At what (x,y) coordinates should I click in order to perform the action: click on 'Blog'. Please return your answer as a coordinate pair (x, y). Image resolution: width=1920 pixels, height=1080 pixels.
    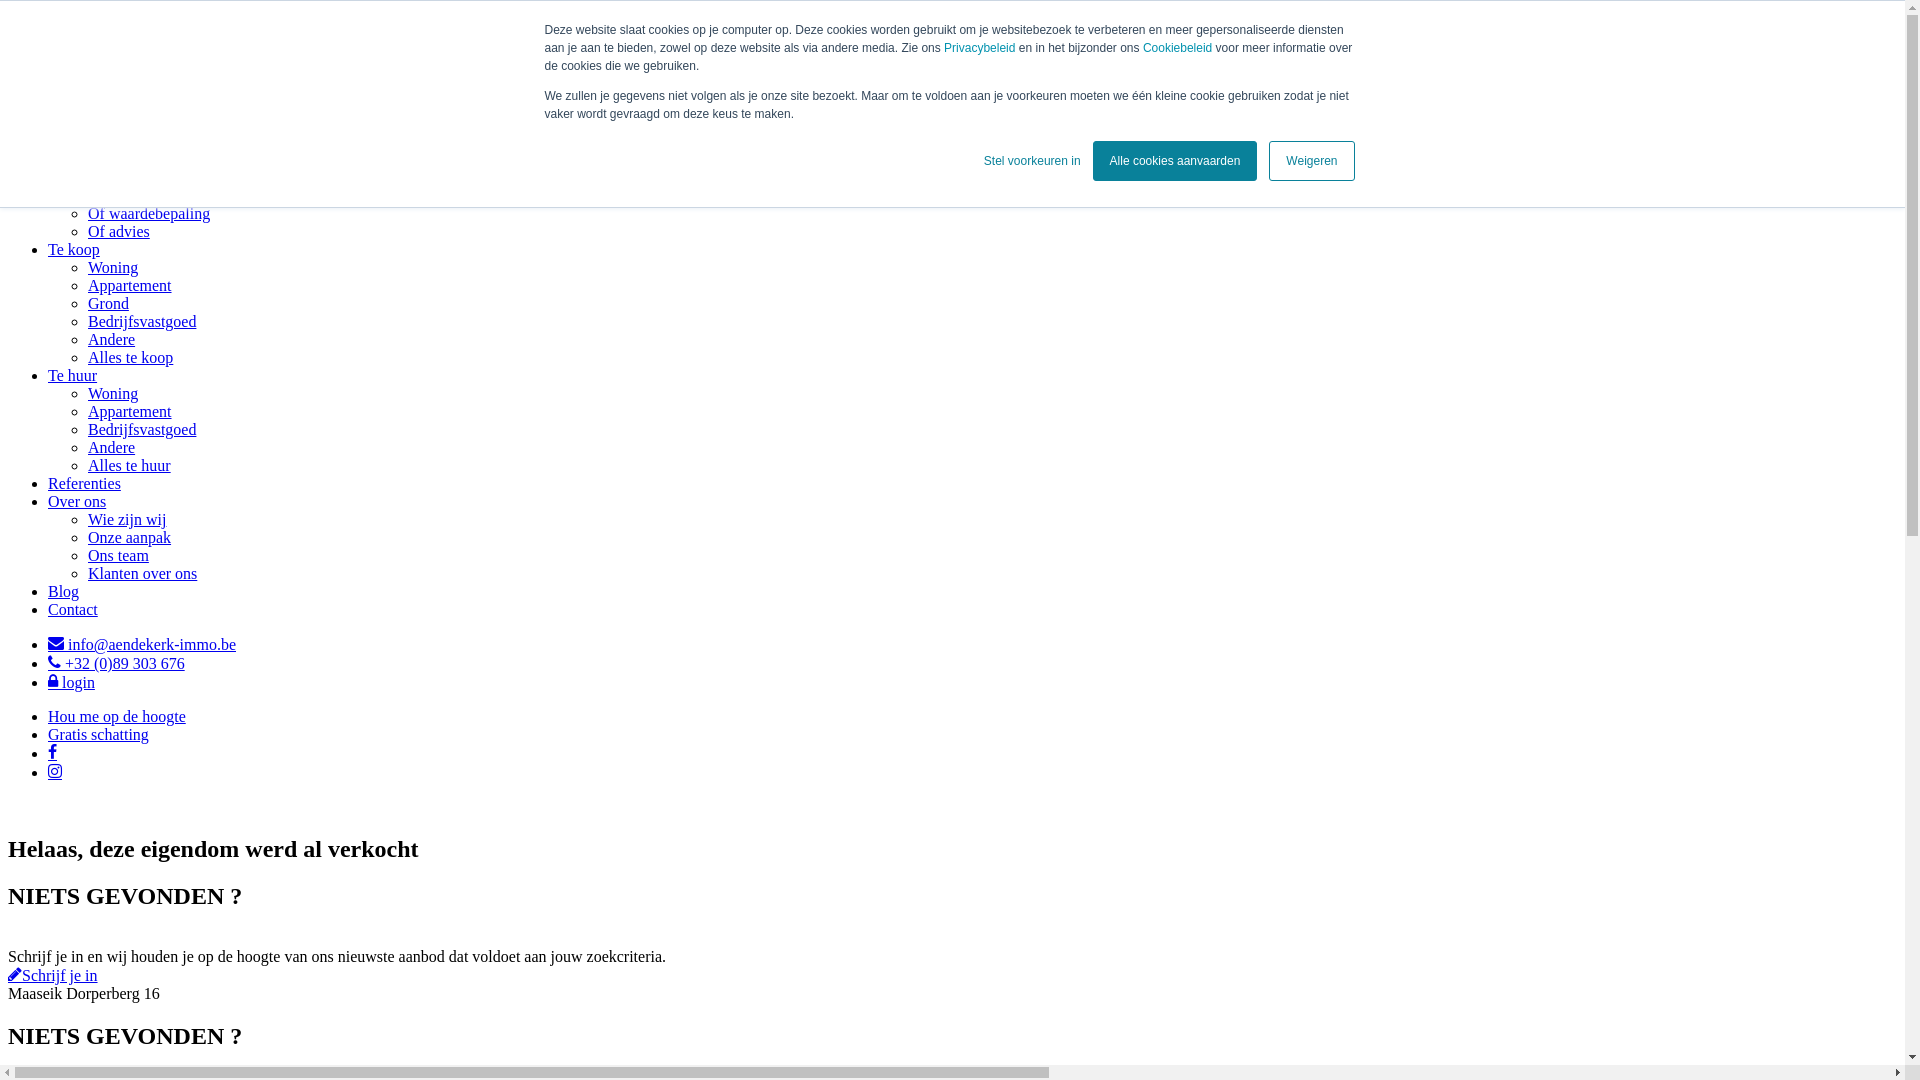
    Looking at the image, I should click on (63, 590).